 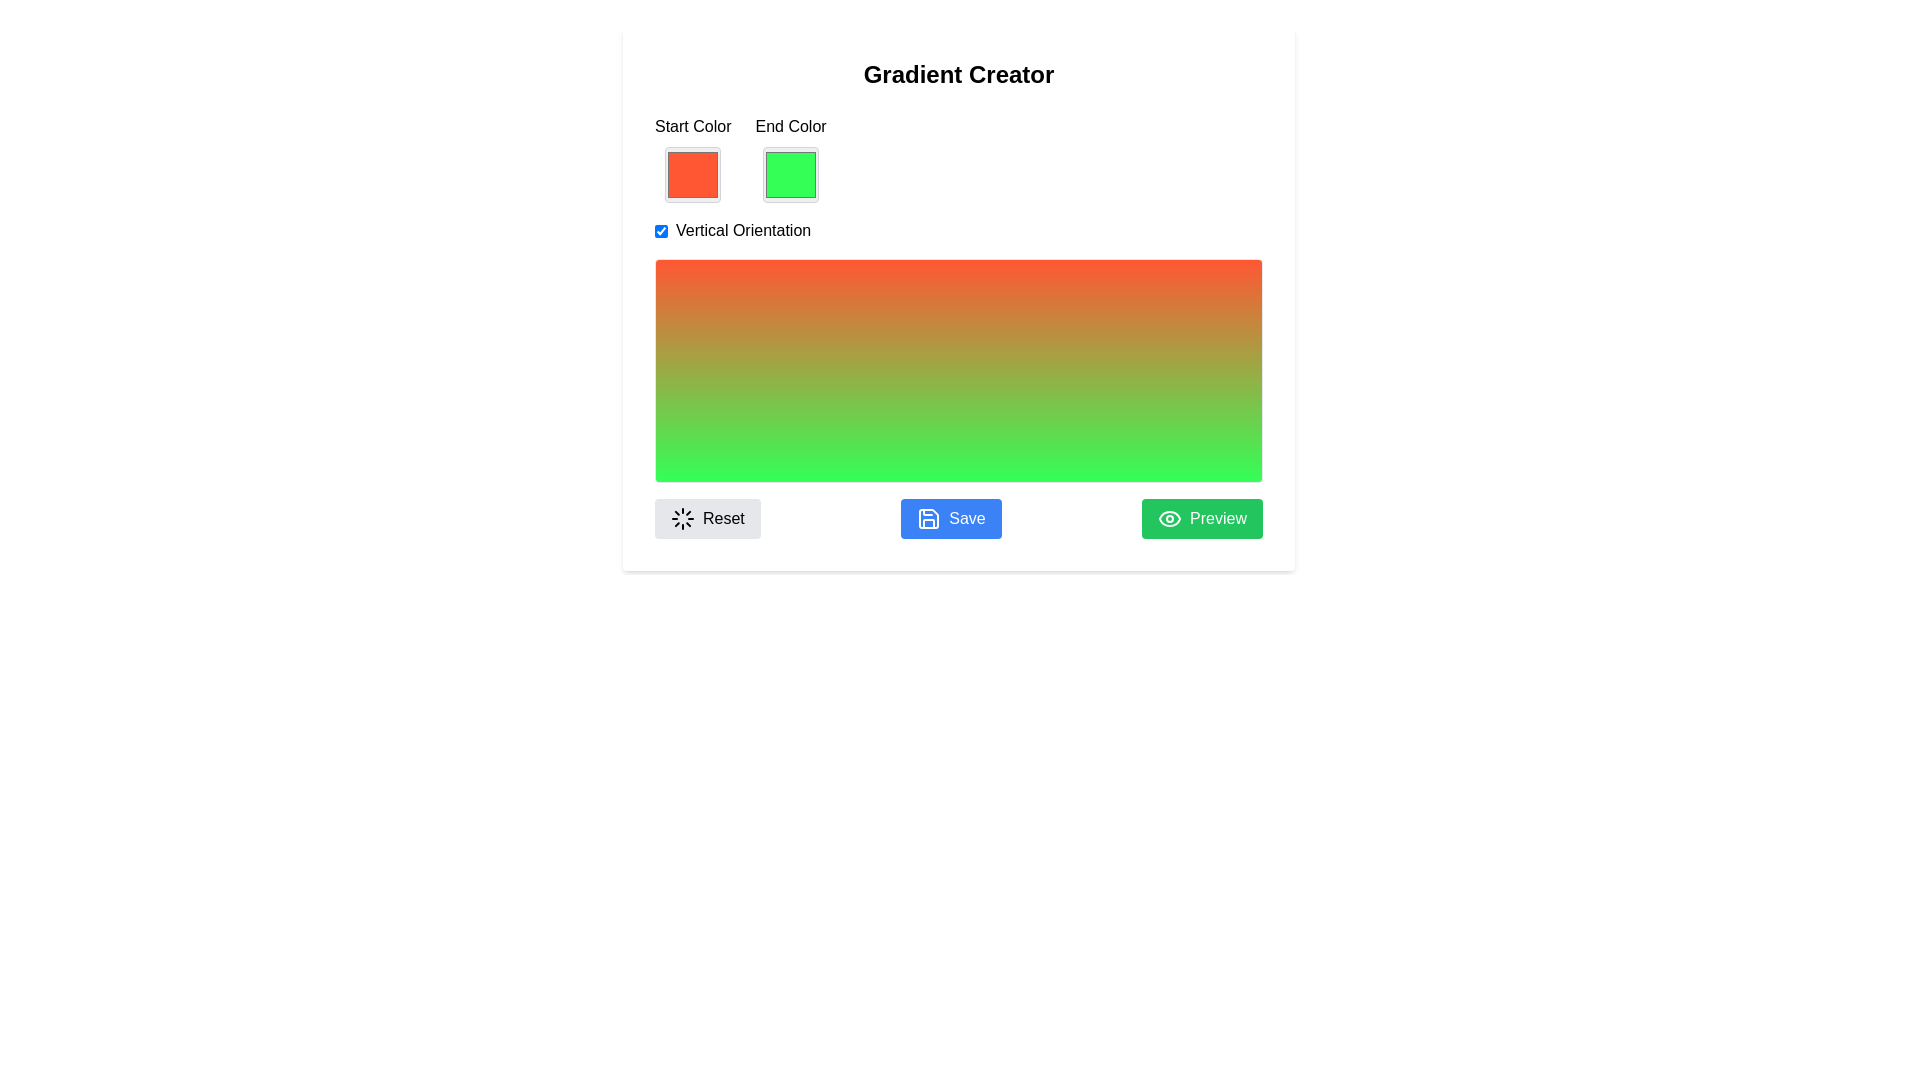 What do you see at coordinates (661, 230) in the screenshot?
I see `the selected checkbox located to the left of the text 'Vertical Orientation'` at bounding box center [661, 230].